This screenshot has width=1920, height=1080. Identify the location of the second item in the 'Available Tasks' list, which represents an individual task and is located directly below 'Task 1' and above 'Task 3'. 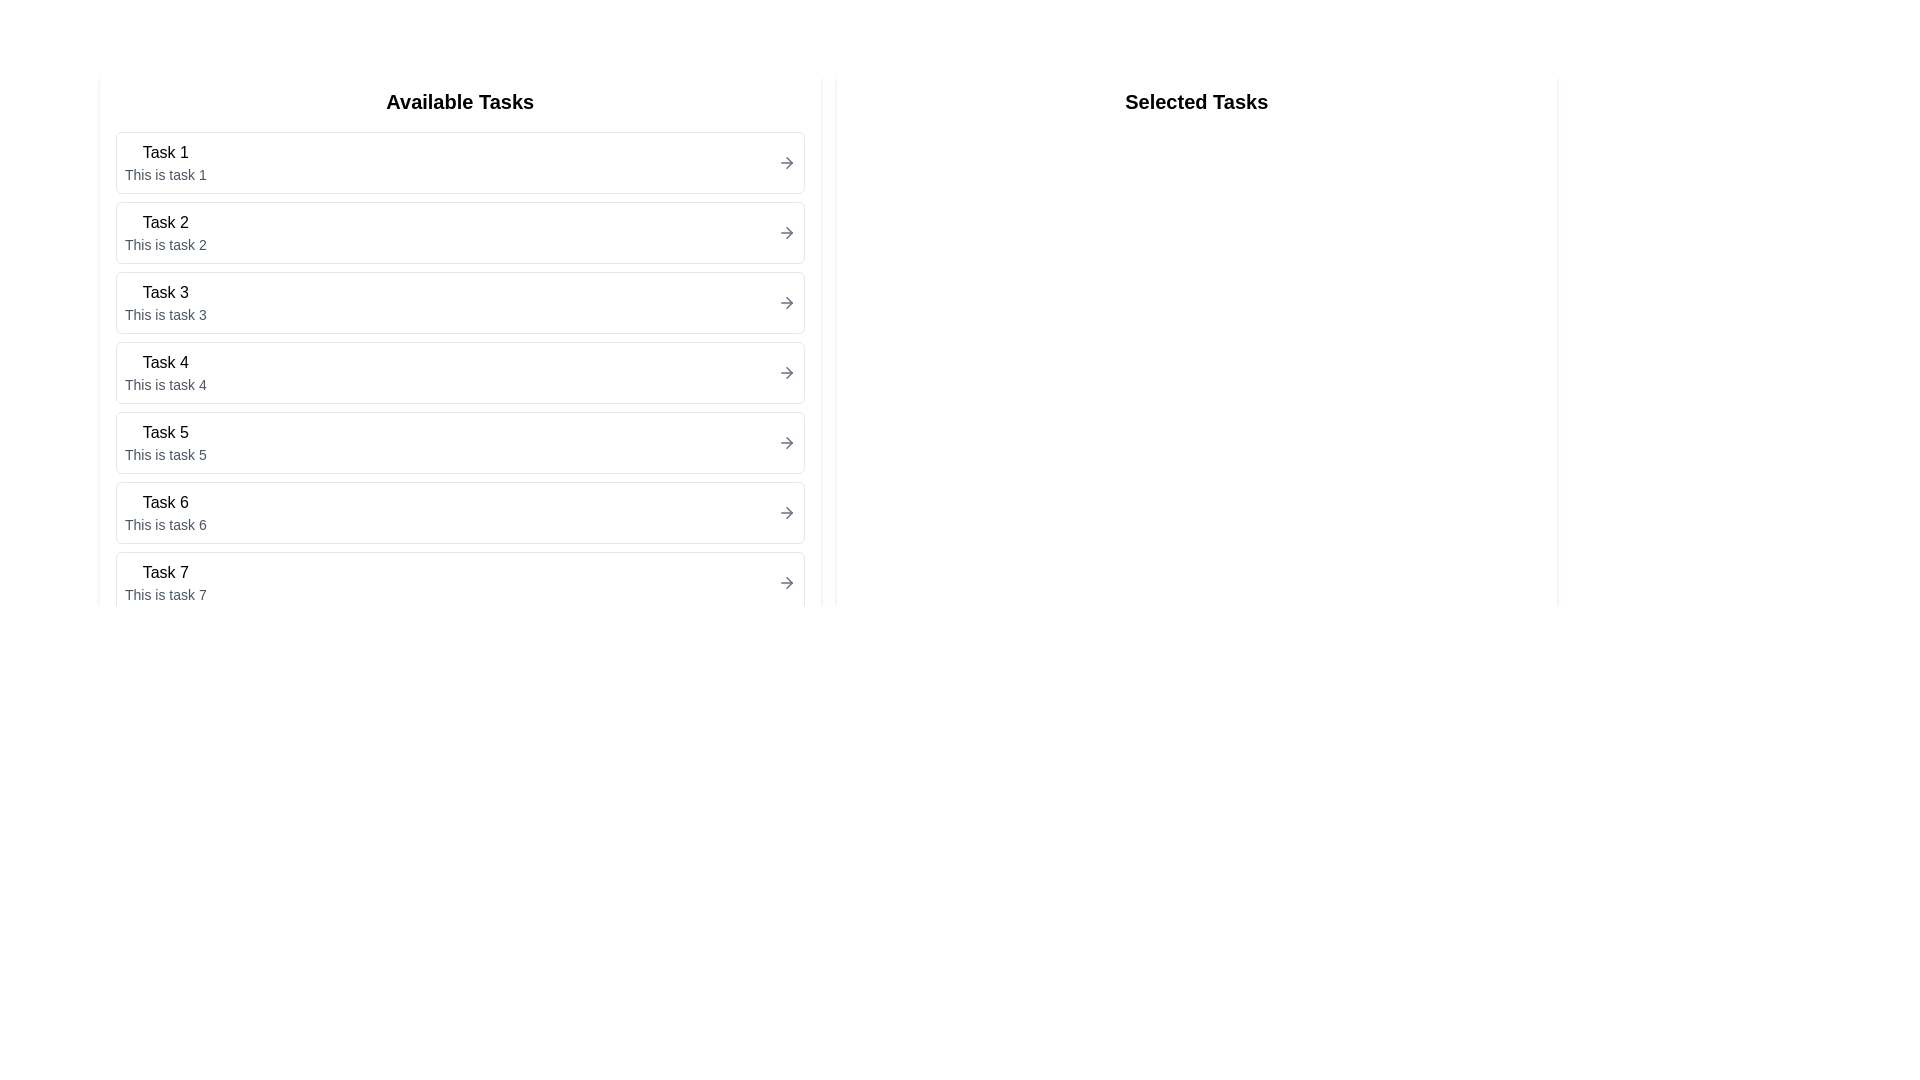
(165, 231).